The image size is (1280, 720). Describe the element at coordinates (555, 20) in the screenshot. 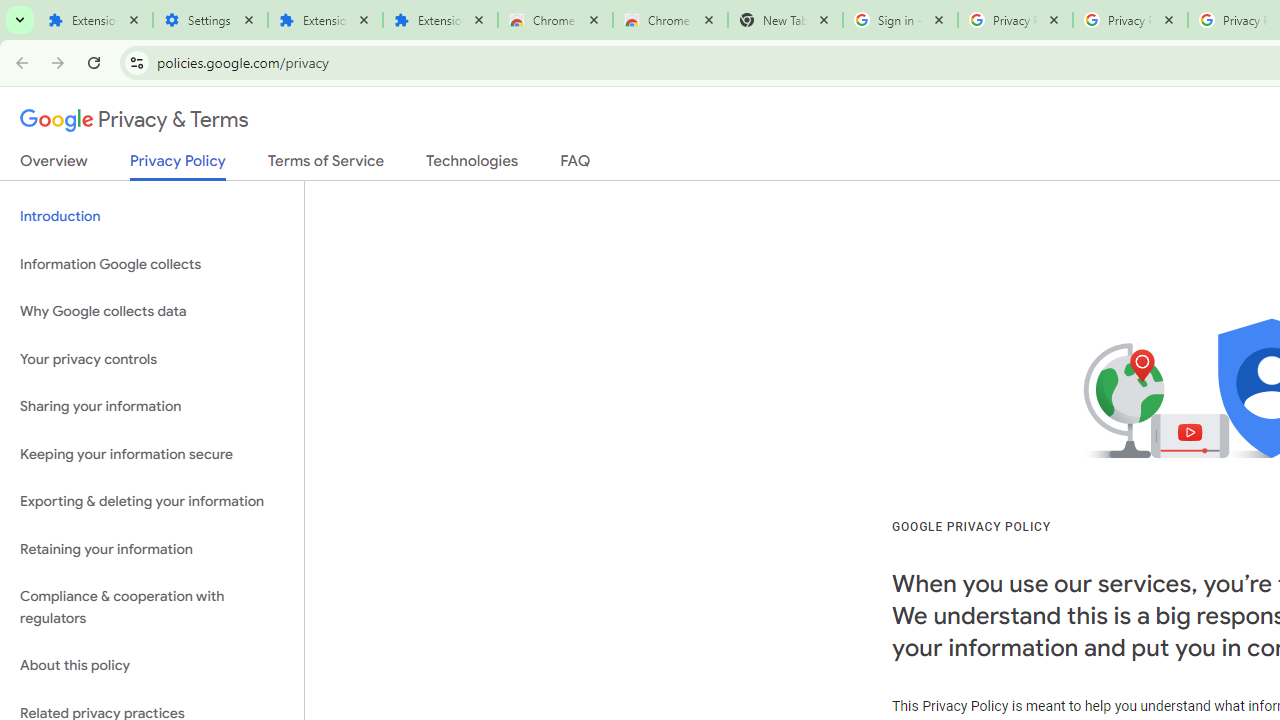

I see `'Chrome Web Store'` at that location.